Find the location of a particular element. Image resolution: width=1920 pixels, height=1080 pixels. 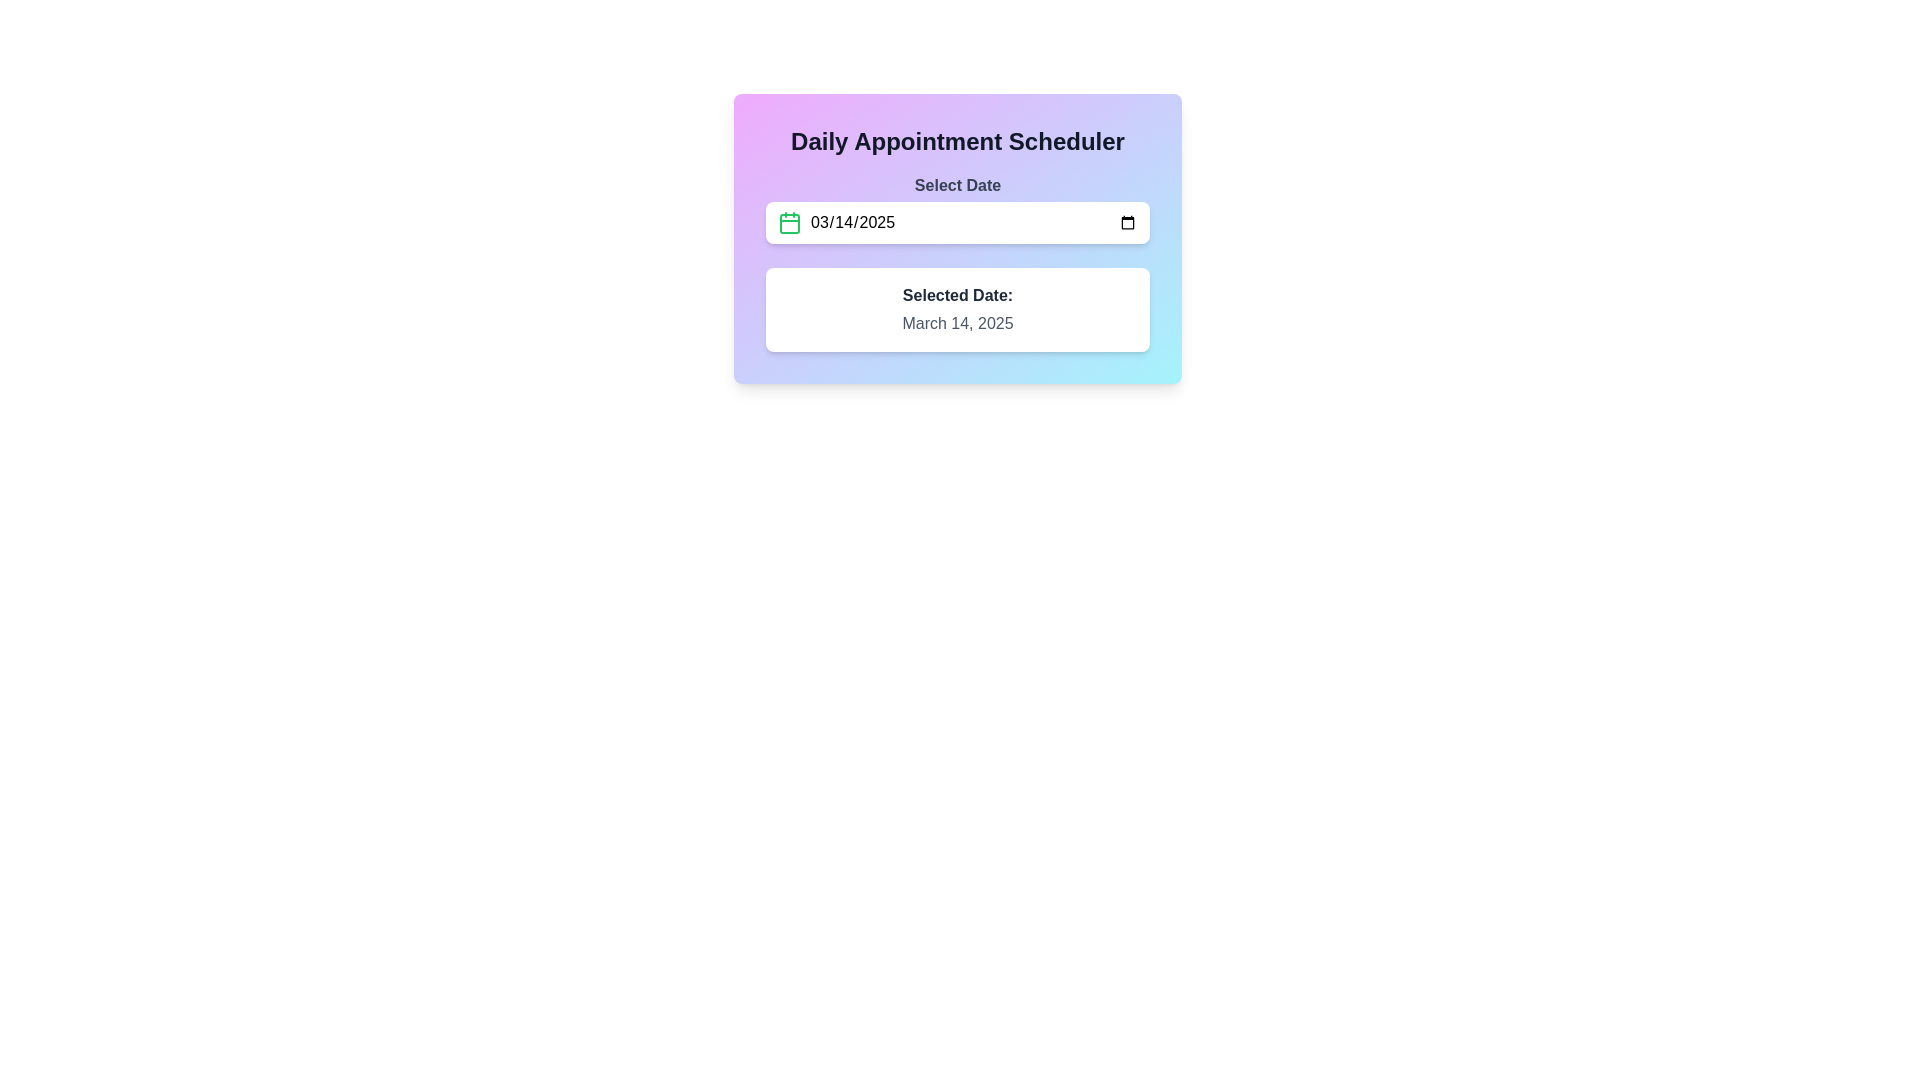

the date input field styled as a date picker by tabbing to it is located at coordinates (974, 223).